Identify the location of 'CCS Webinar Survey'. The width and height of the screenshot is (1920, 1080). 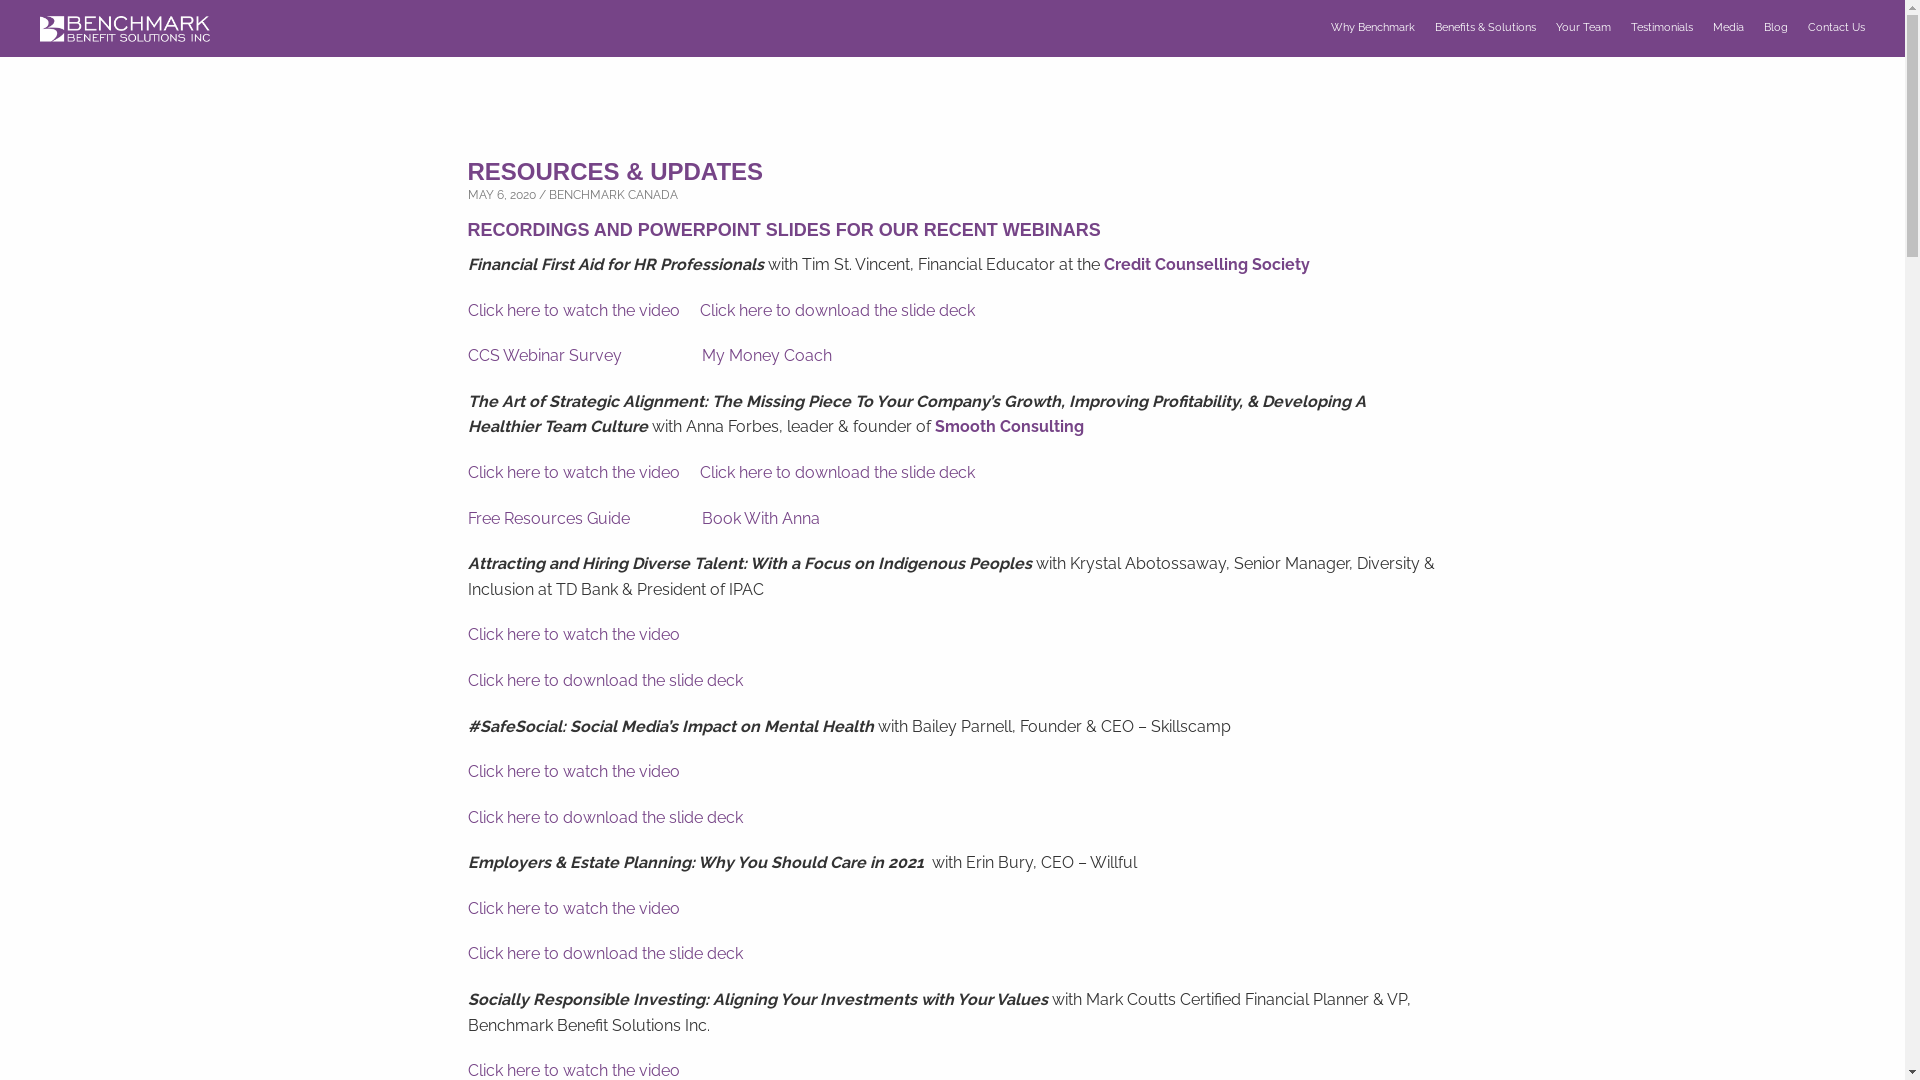
(466, 354).